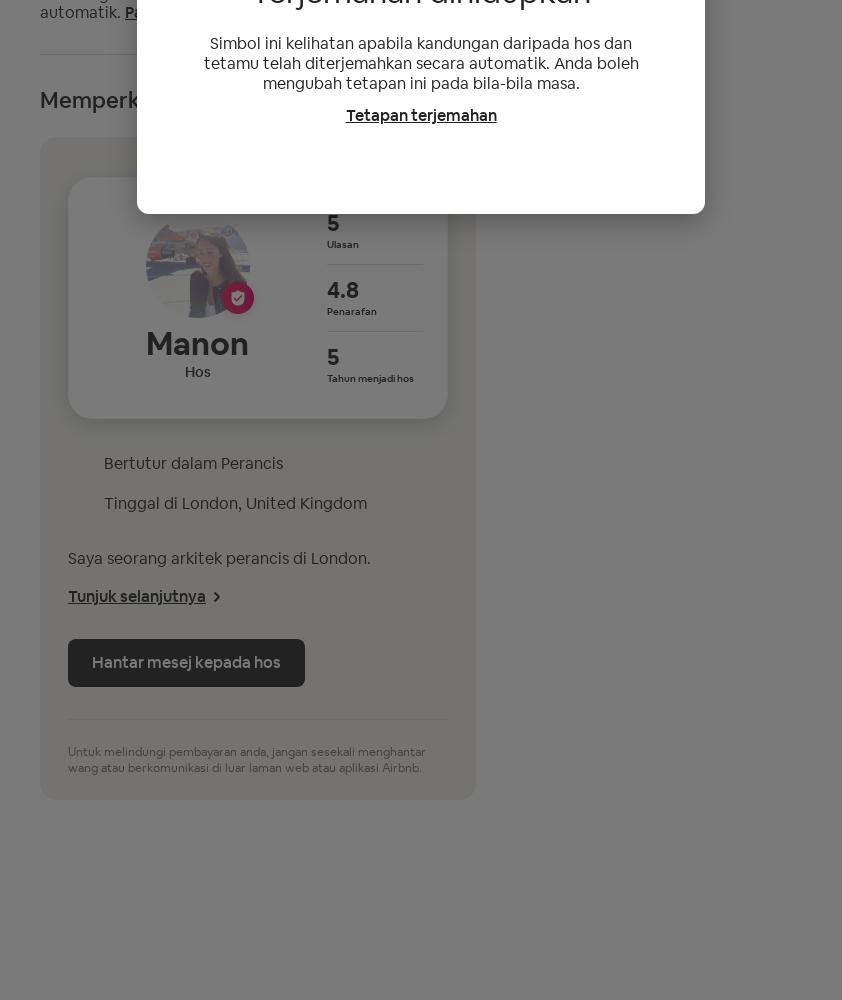 This screenshot has height=1000, width=842. I want to click on 'Tunjuk selanjutnya', so click(134, 594).